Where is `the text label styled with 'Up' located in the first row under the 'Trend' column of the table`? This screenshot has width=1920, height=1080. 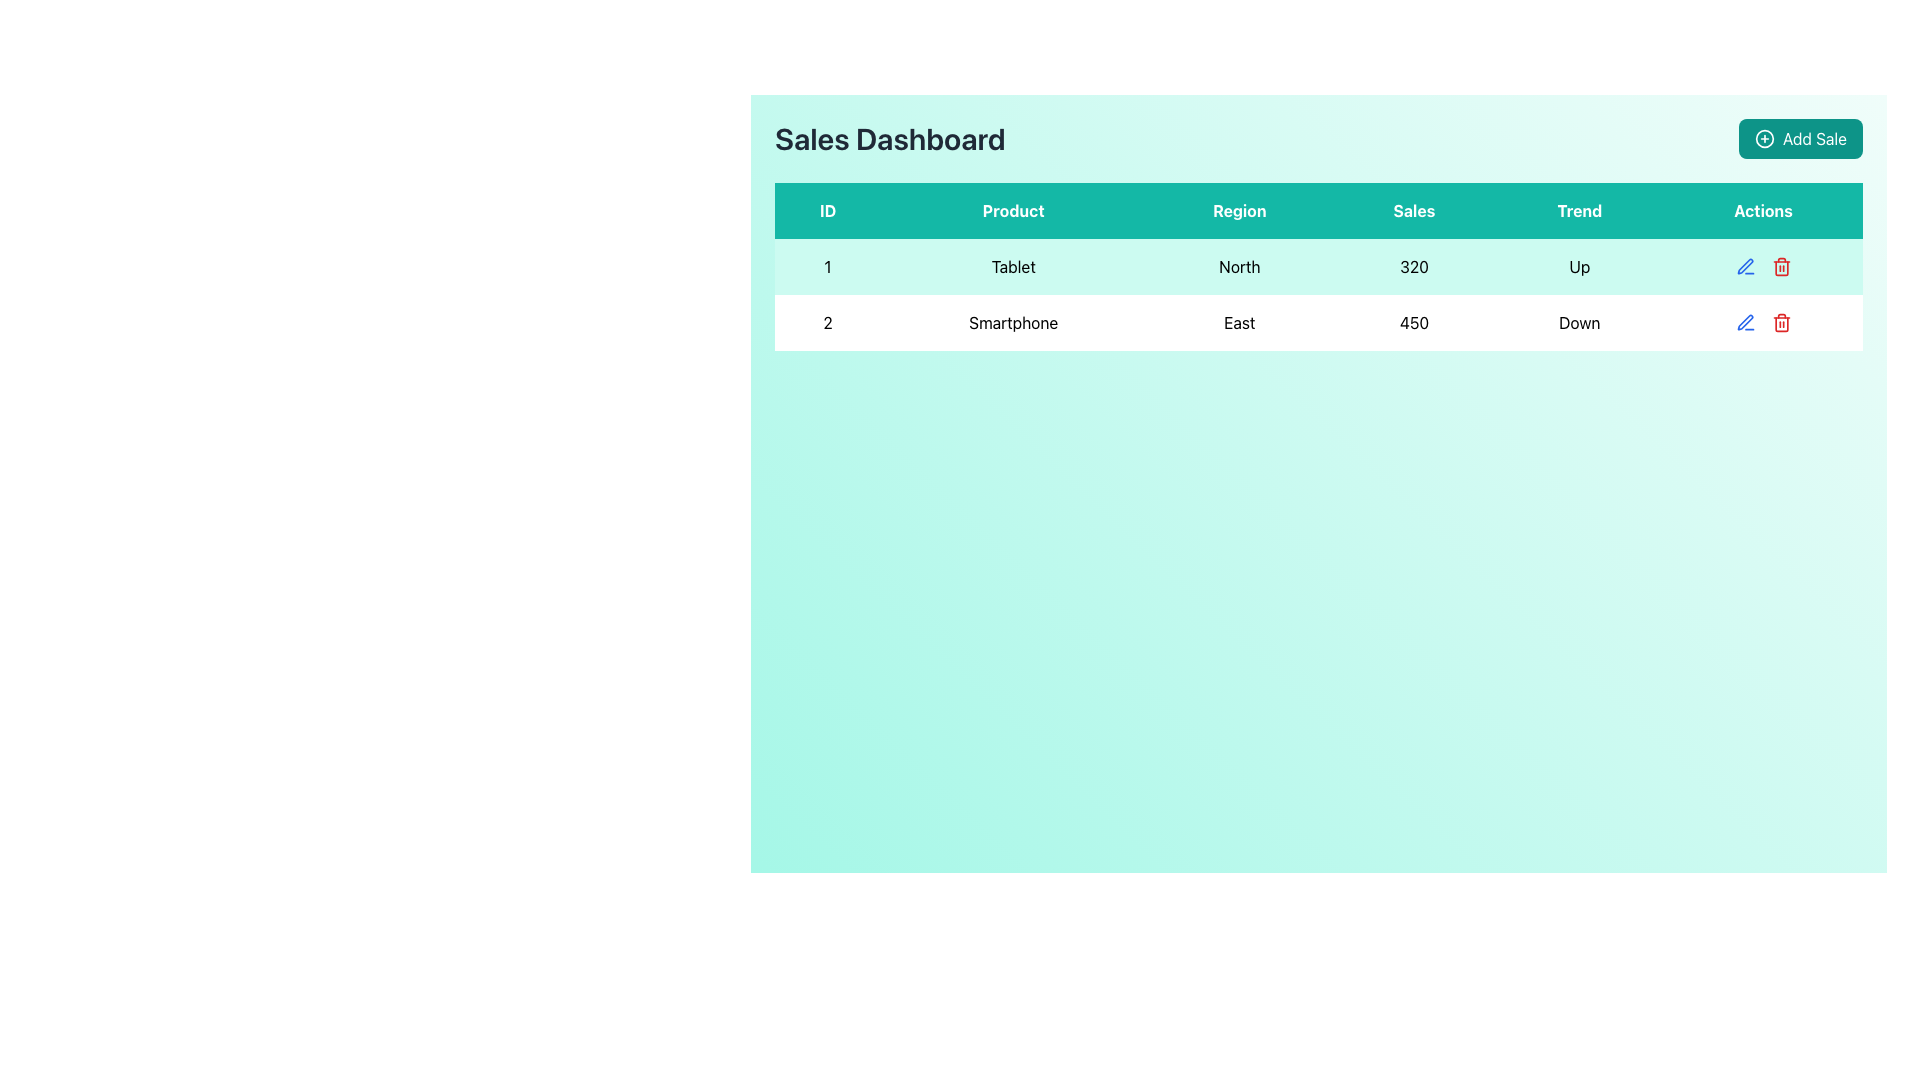 the text label styled with 'Up' located in the first row under the 'Trend' column of the table is located at coordinates (1578, 265).